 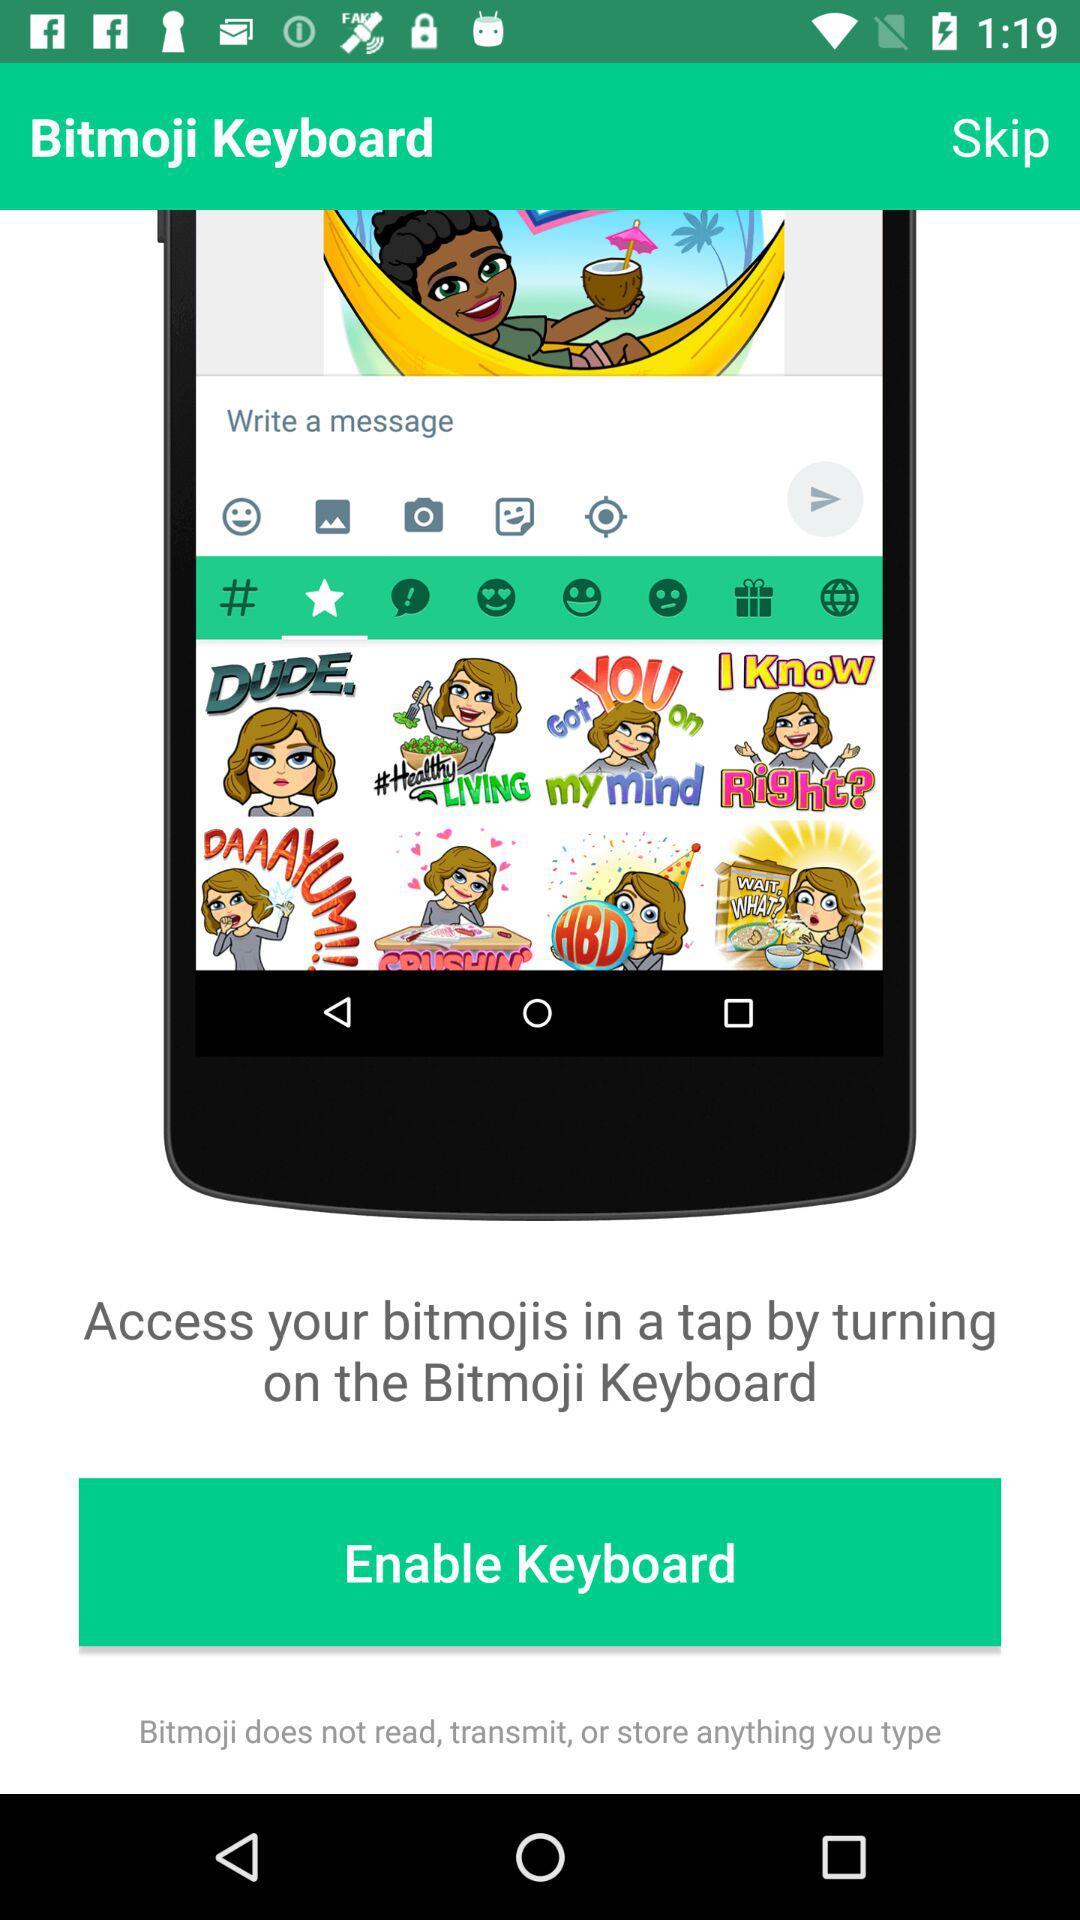 I want to click on icon at the top right corner, so click(x=1000, y=135).